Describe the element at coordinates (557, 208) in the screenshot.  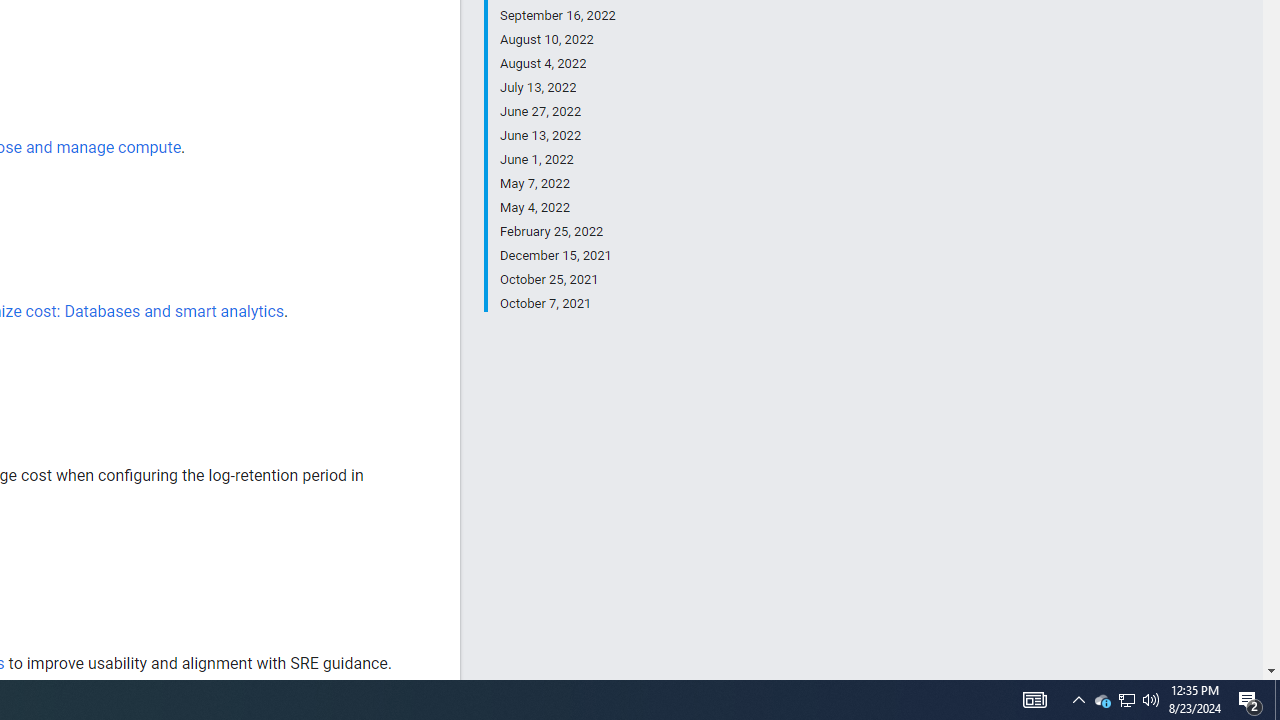
I see `'May 4, 2022'` at that location.